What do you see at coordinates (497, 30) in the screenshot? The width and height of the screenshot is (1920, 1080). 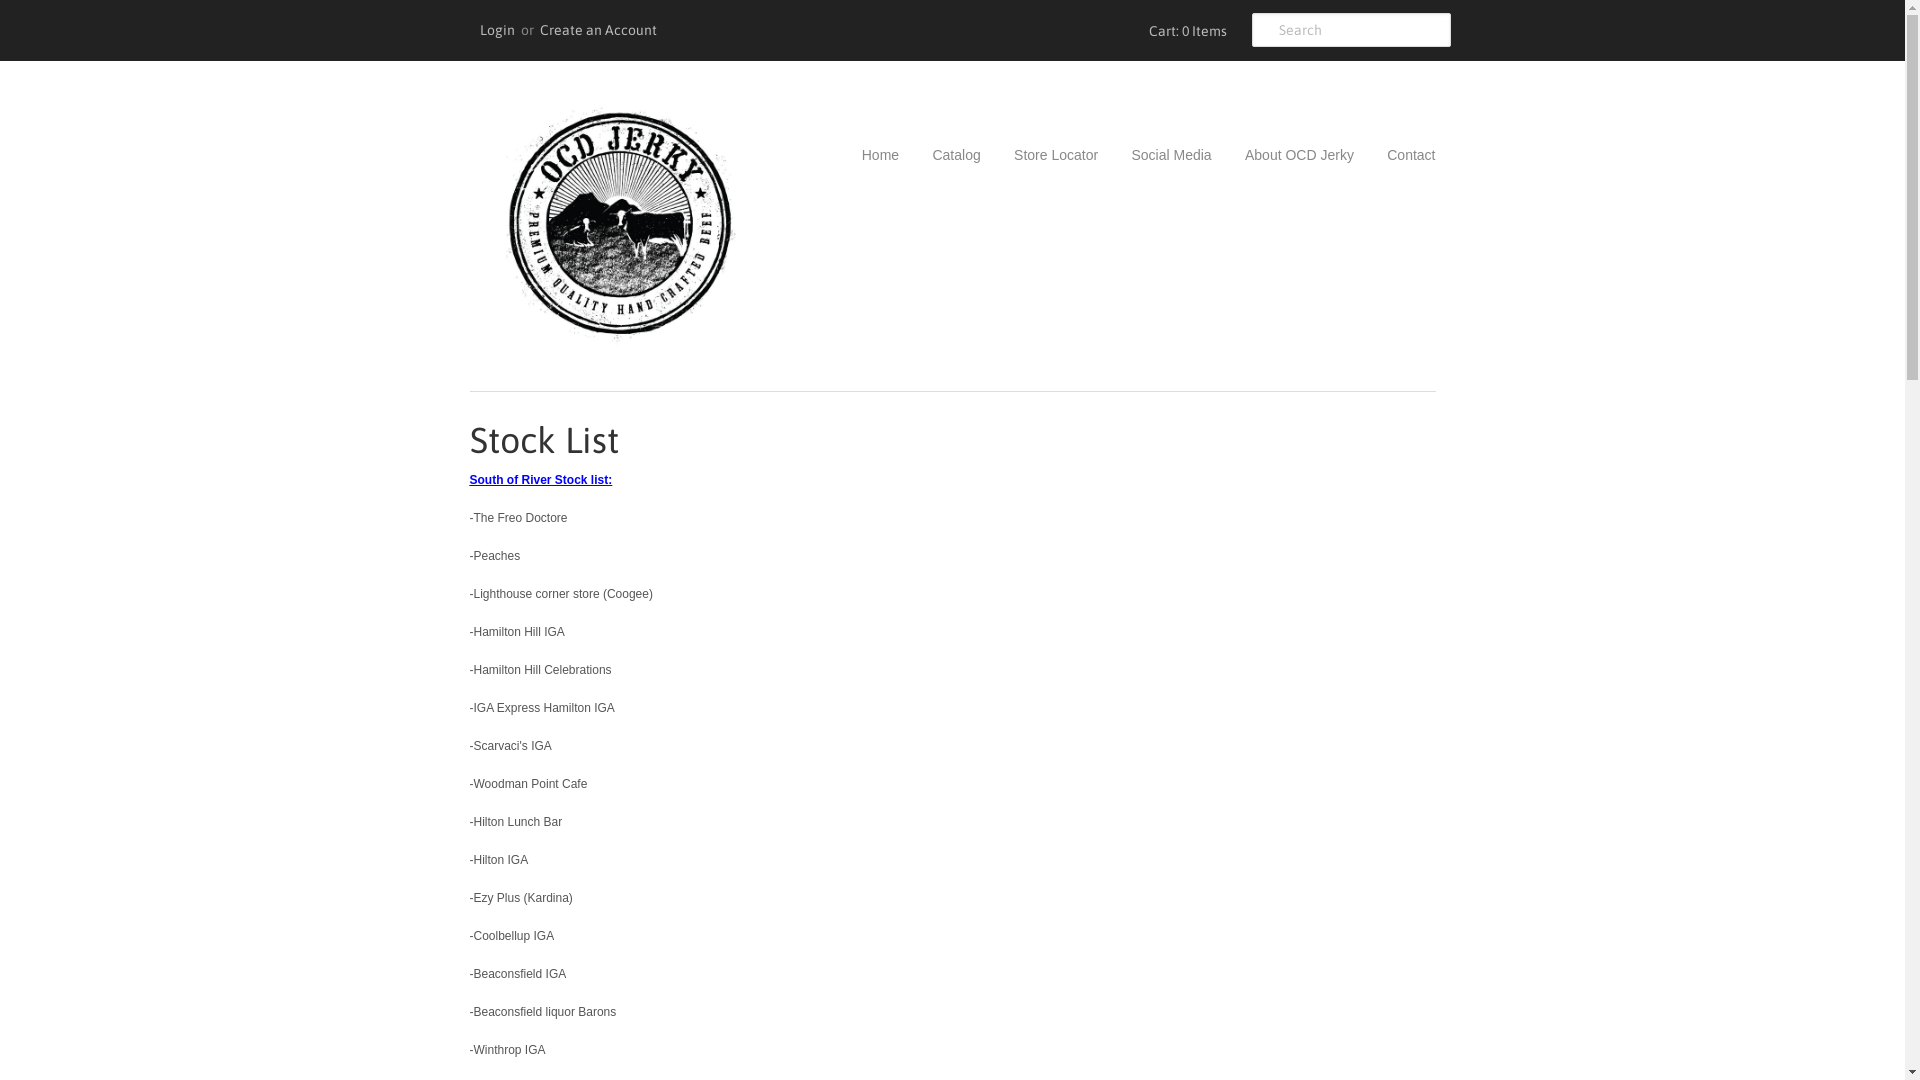 I see `'Login'` at bounding box center [497, 30].